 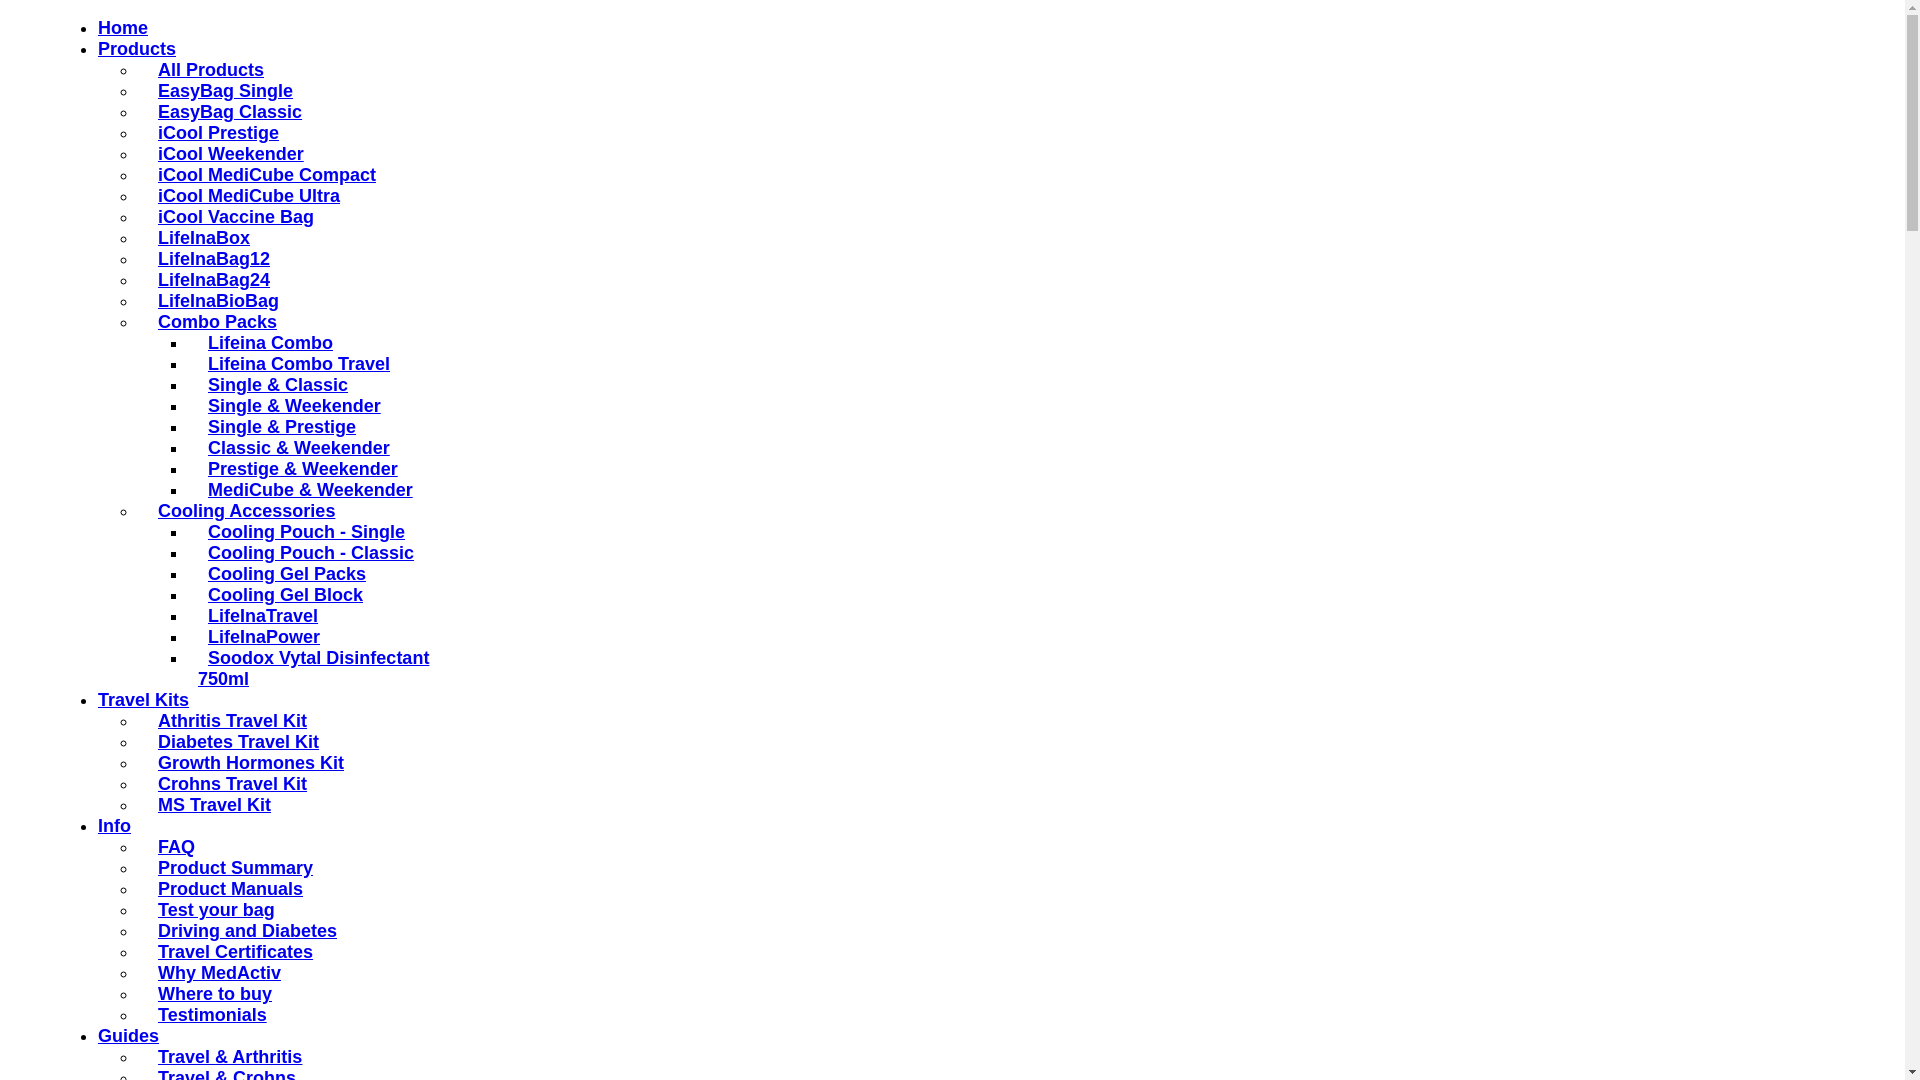 I want to click on 'LifeInaPower', so click(x=197, y=636).